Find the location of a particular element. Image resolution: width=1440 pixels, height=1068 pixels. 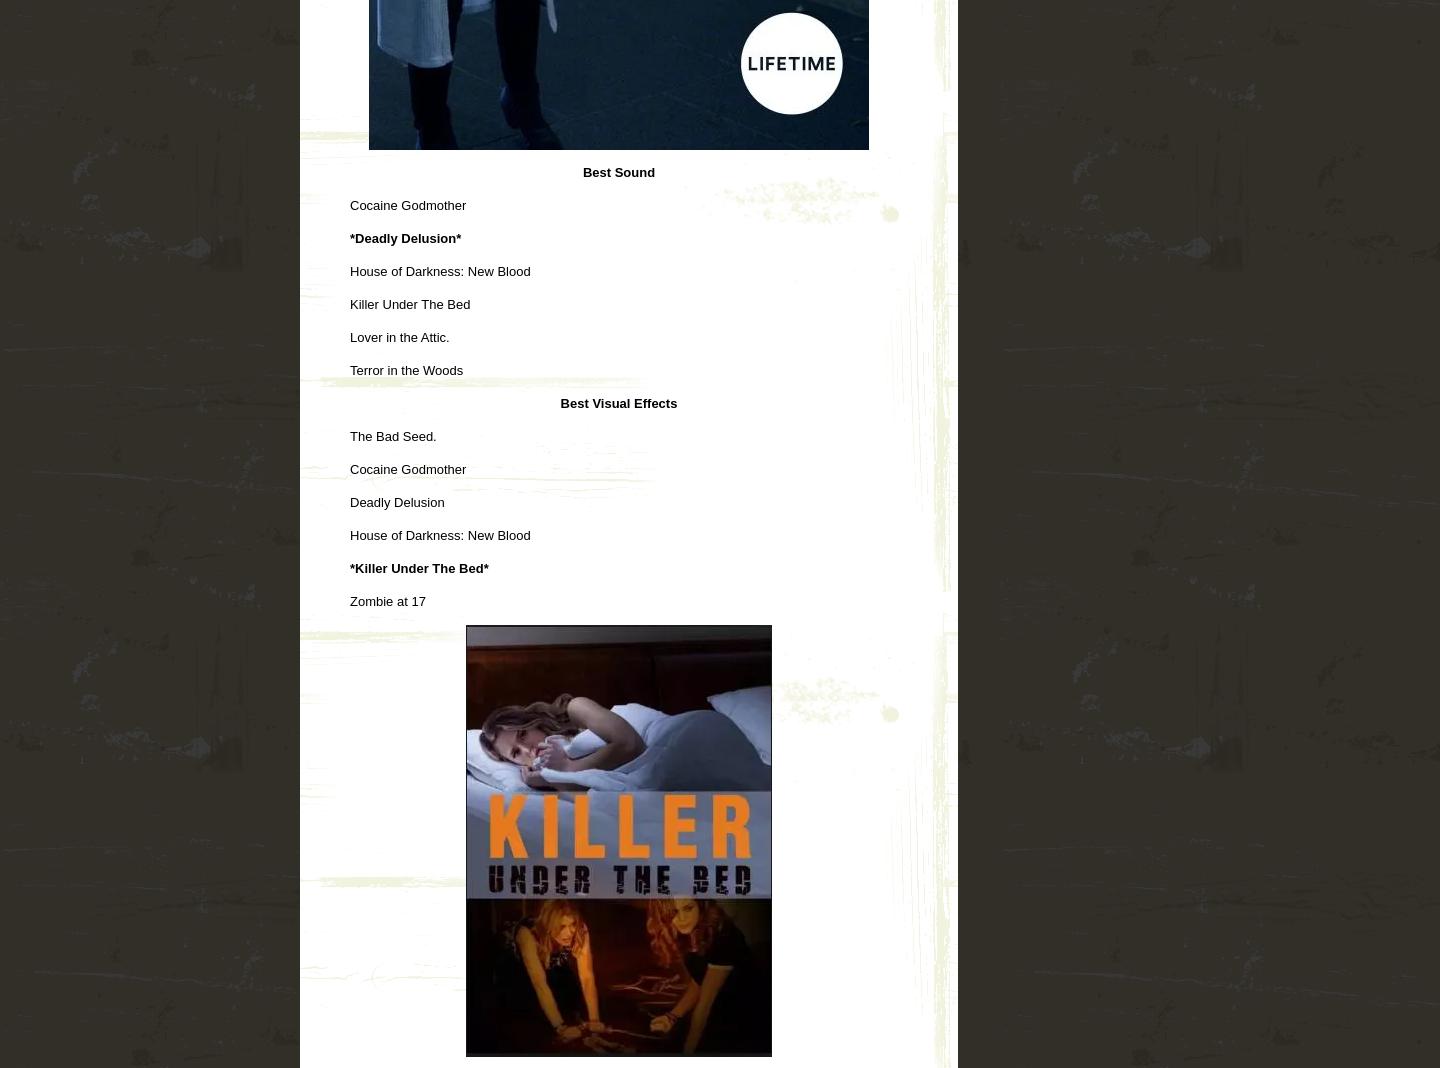

'The Bad Seed.' is located at coordinates (391, 435).